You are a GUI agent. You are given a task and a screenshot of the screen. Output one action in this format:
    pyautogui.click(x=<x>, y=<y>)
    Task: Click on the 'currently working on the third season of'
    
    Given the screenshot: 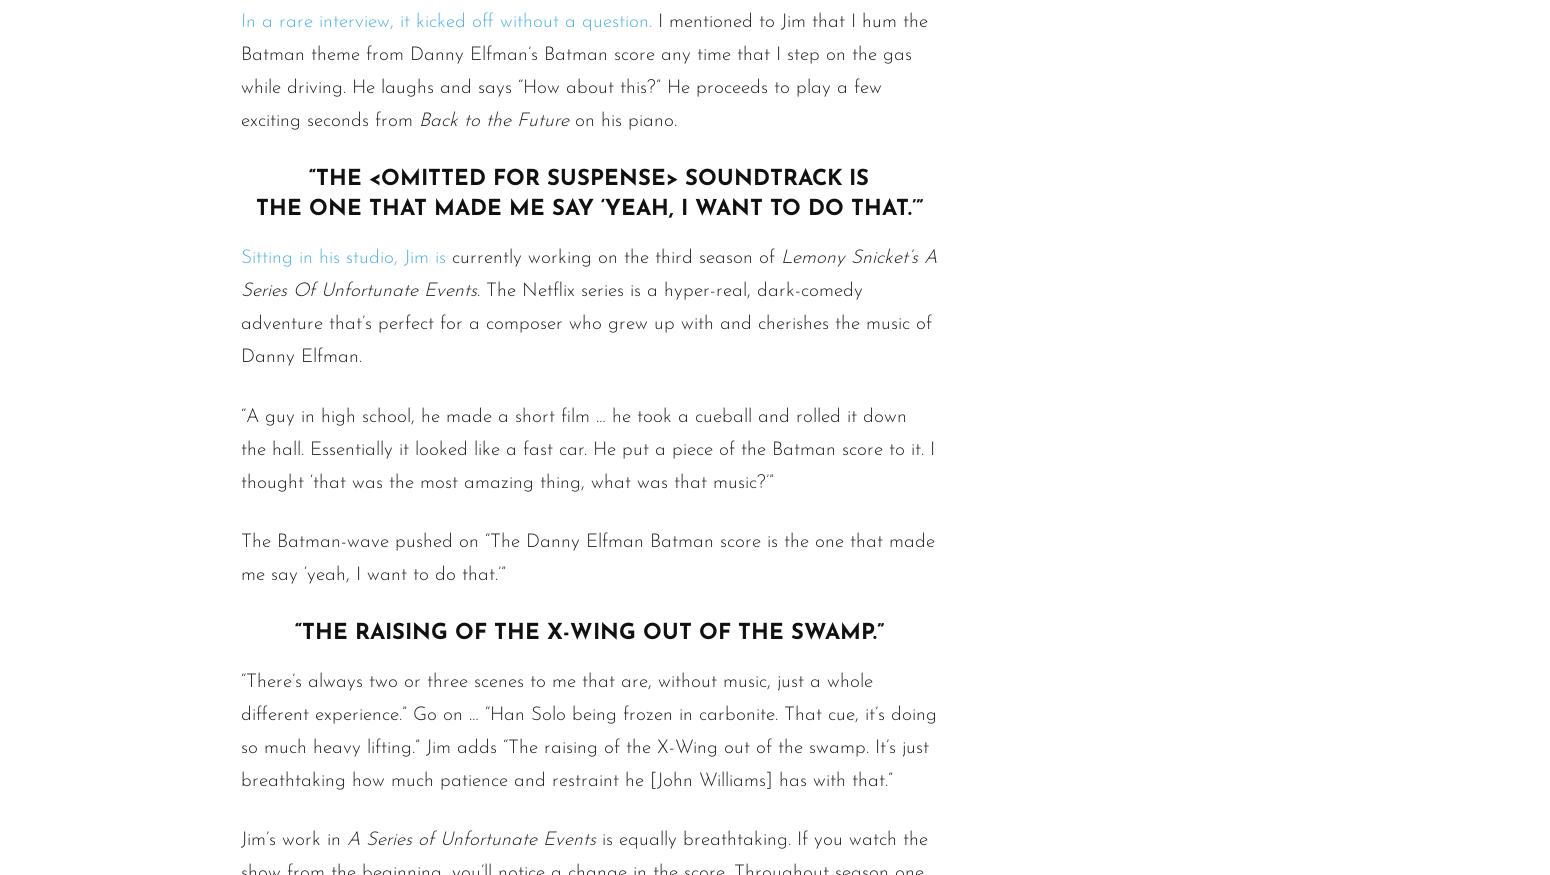 What is the action you would take?
    pyautogui.click(x=613, y=257)
    